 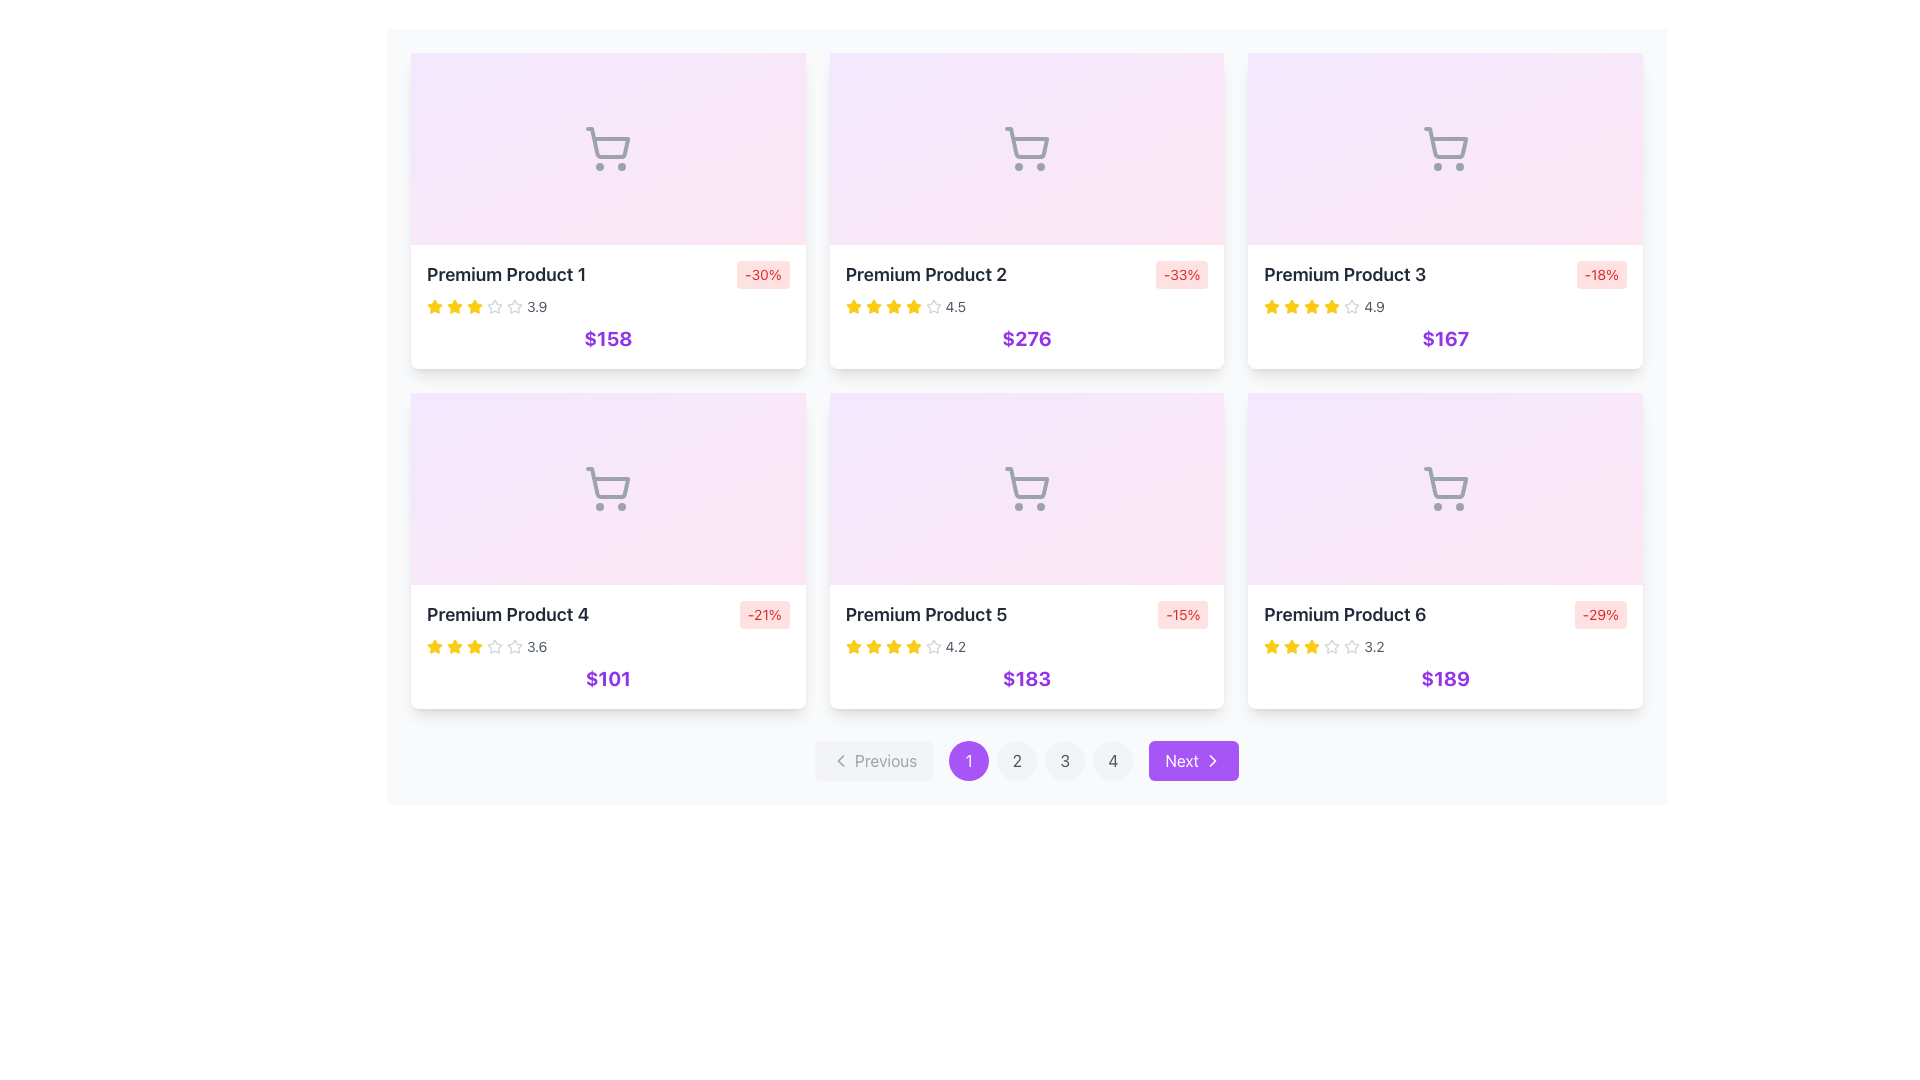 What do you see at coordinates (1292, 647) in the screenshot?
I see `the third yellow filled star icon representing the rating in the rating system below the 'Premium Product 6' information card` at bounding box center [1292, 647].